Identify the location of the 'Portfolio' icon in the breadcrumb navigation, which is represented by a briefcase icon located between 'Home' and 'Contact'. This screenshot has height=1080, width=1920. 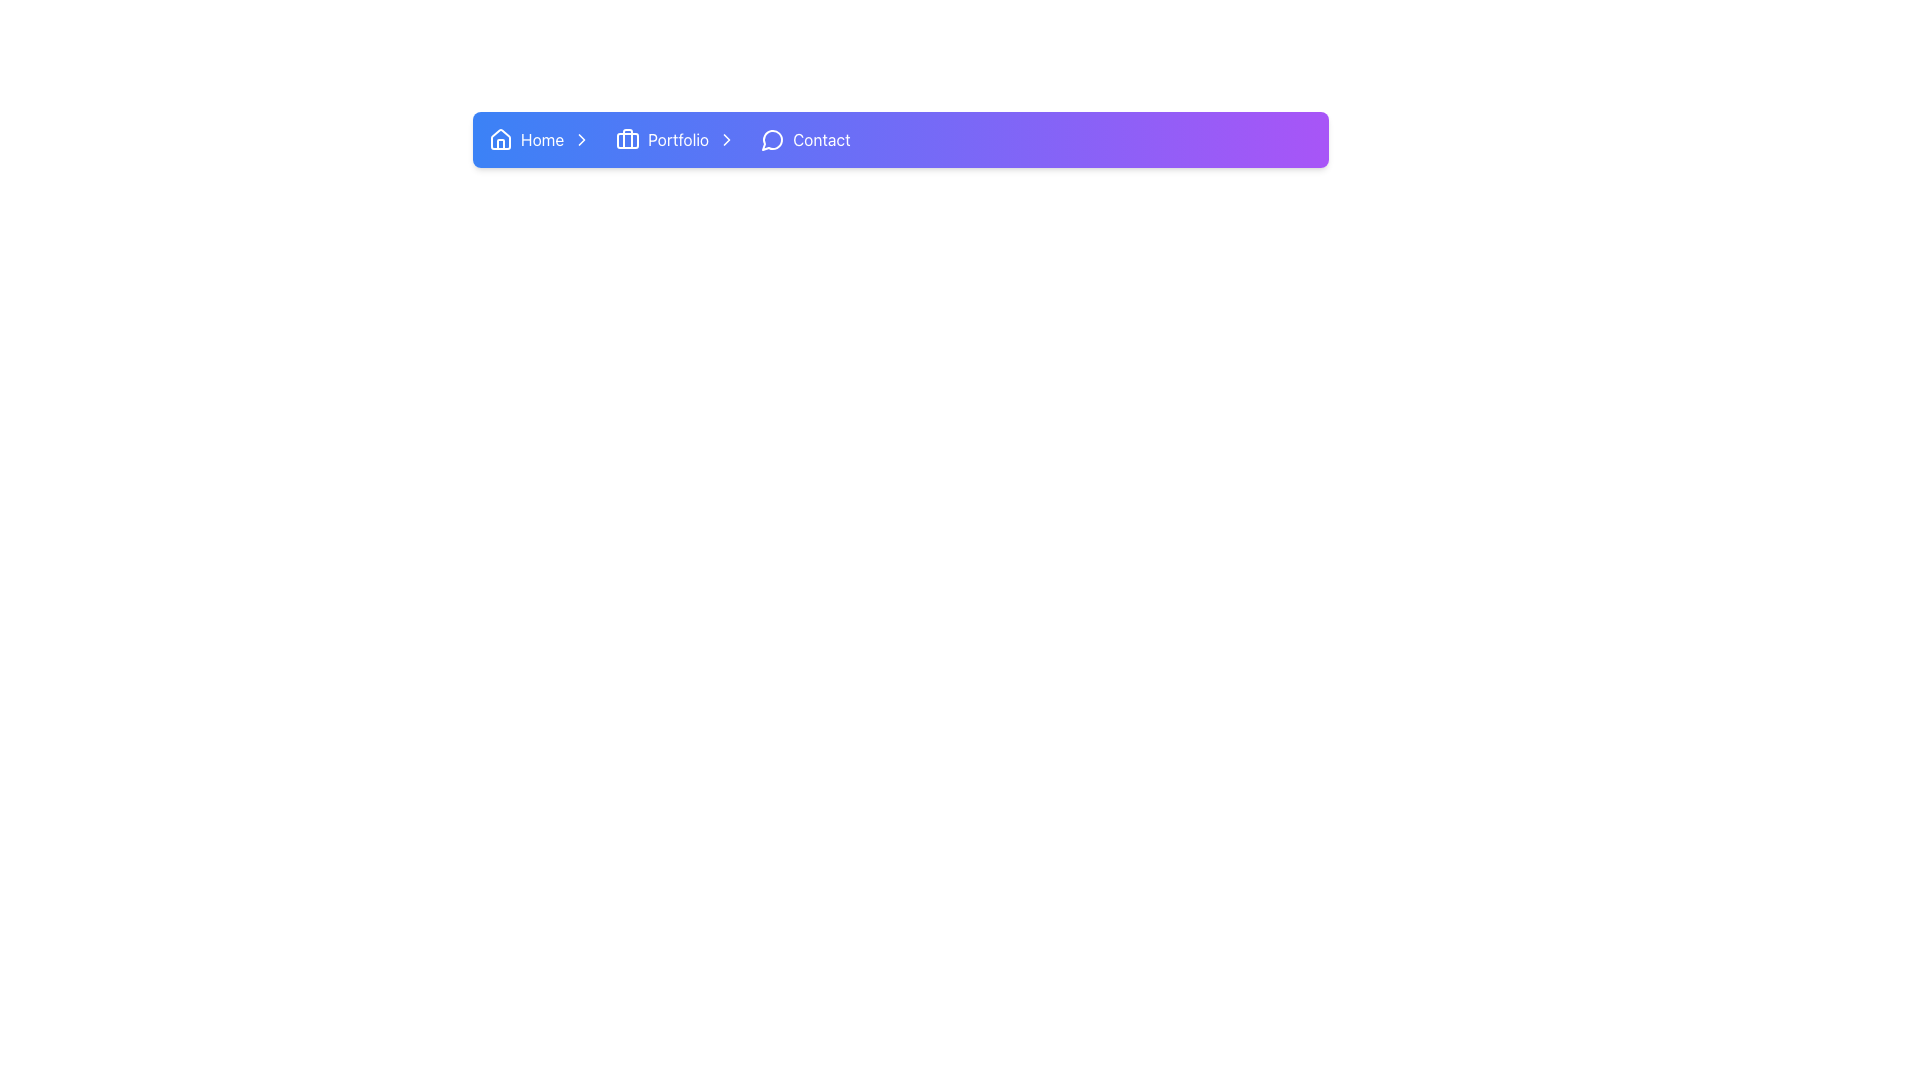
(627, 140).